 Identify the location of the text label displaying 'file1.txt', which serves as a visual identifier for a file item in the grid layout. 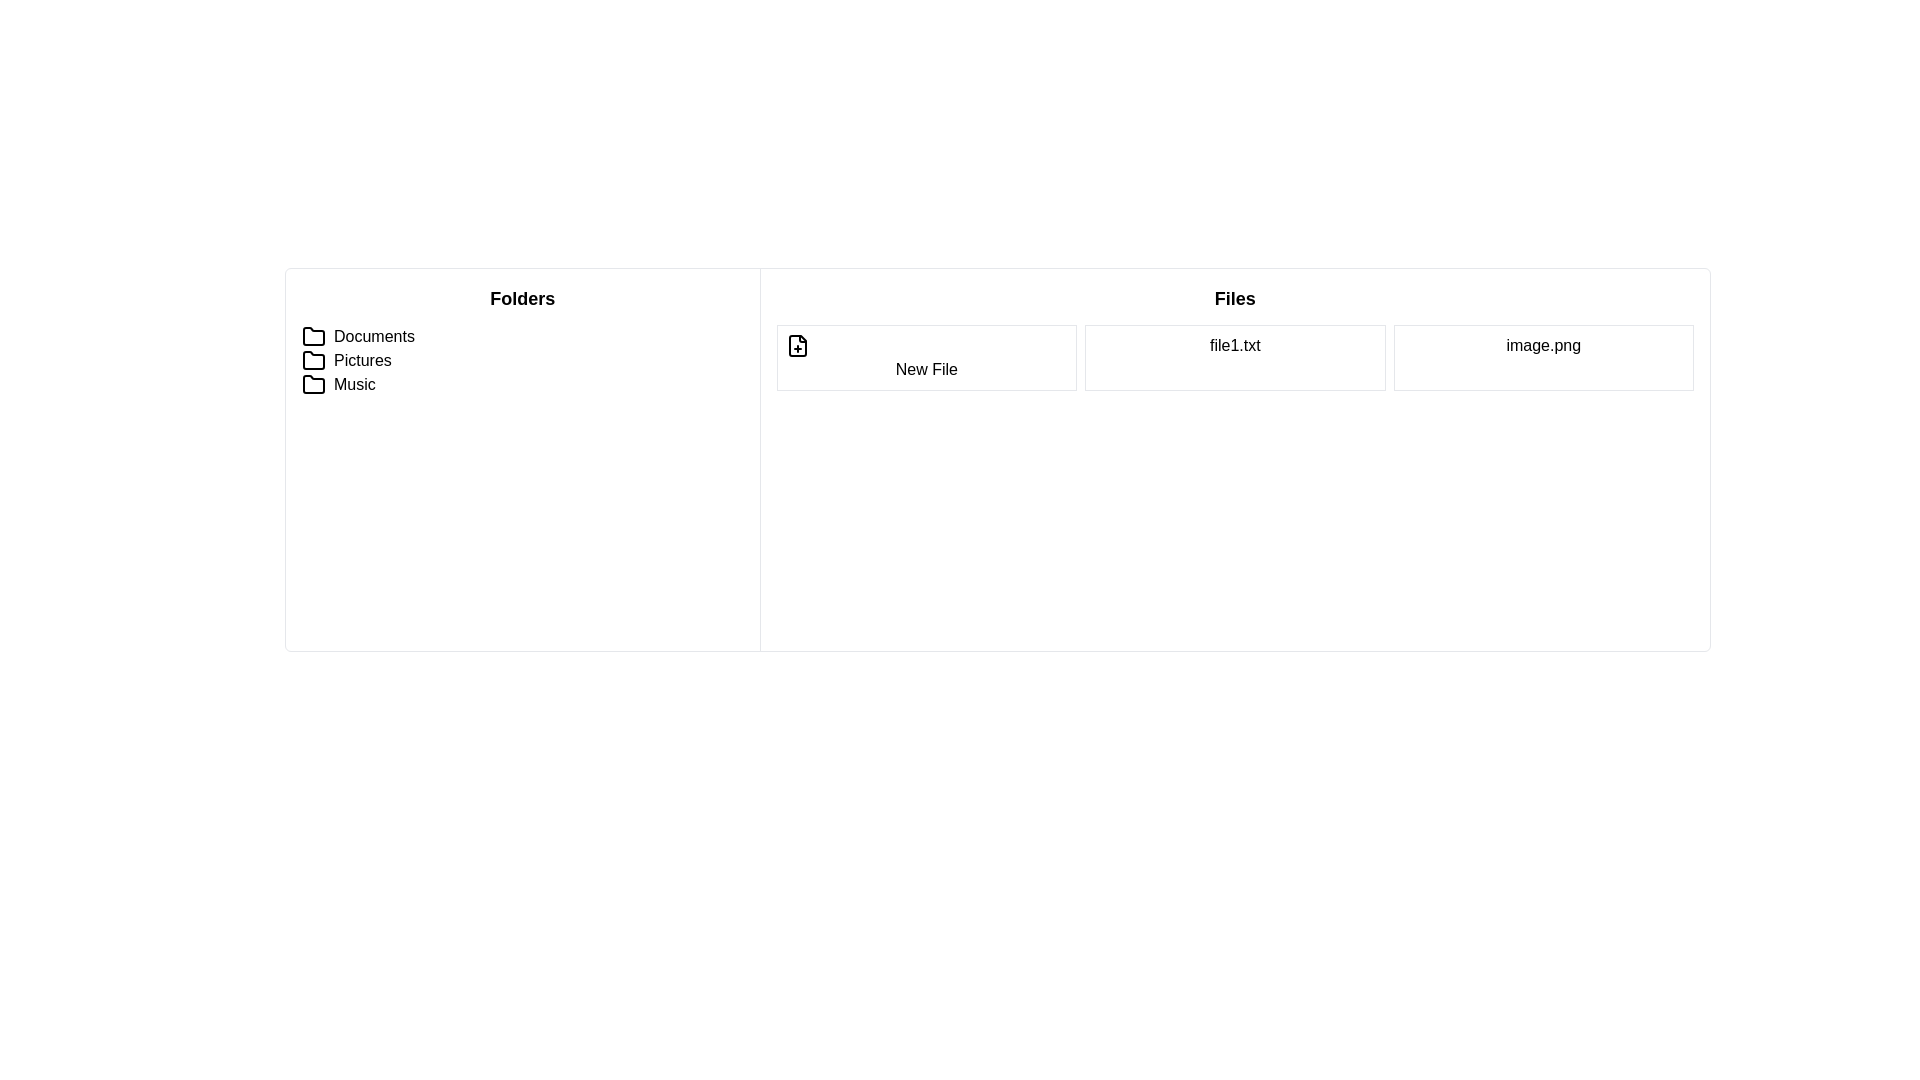
(1234, 357).